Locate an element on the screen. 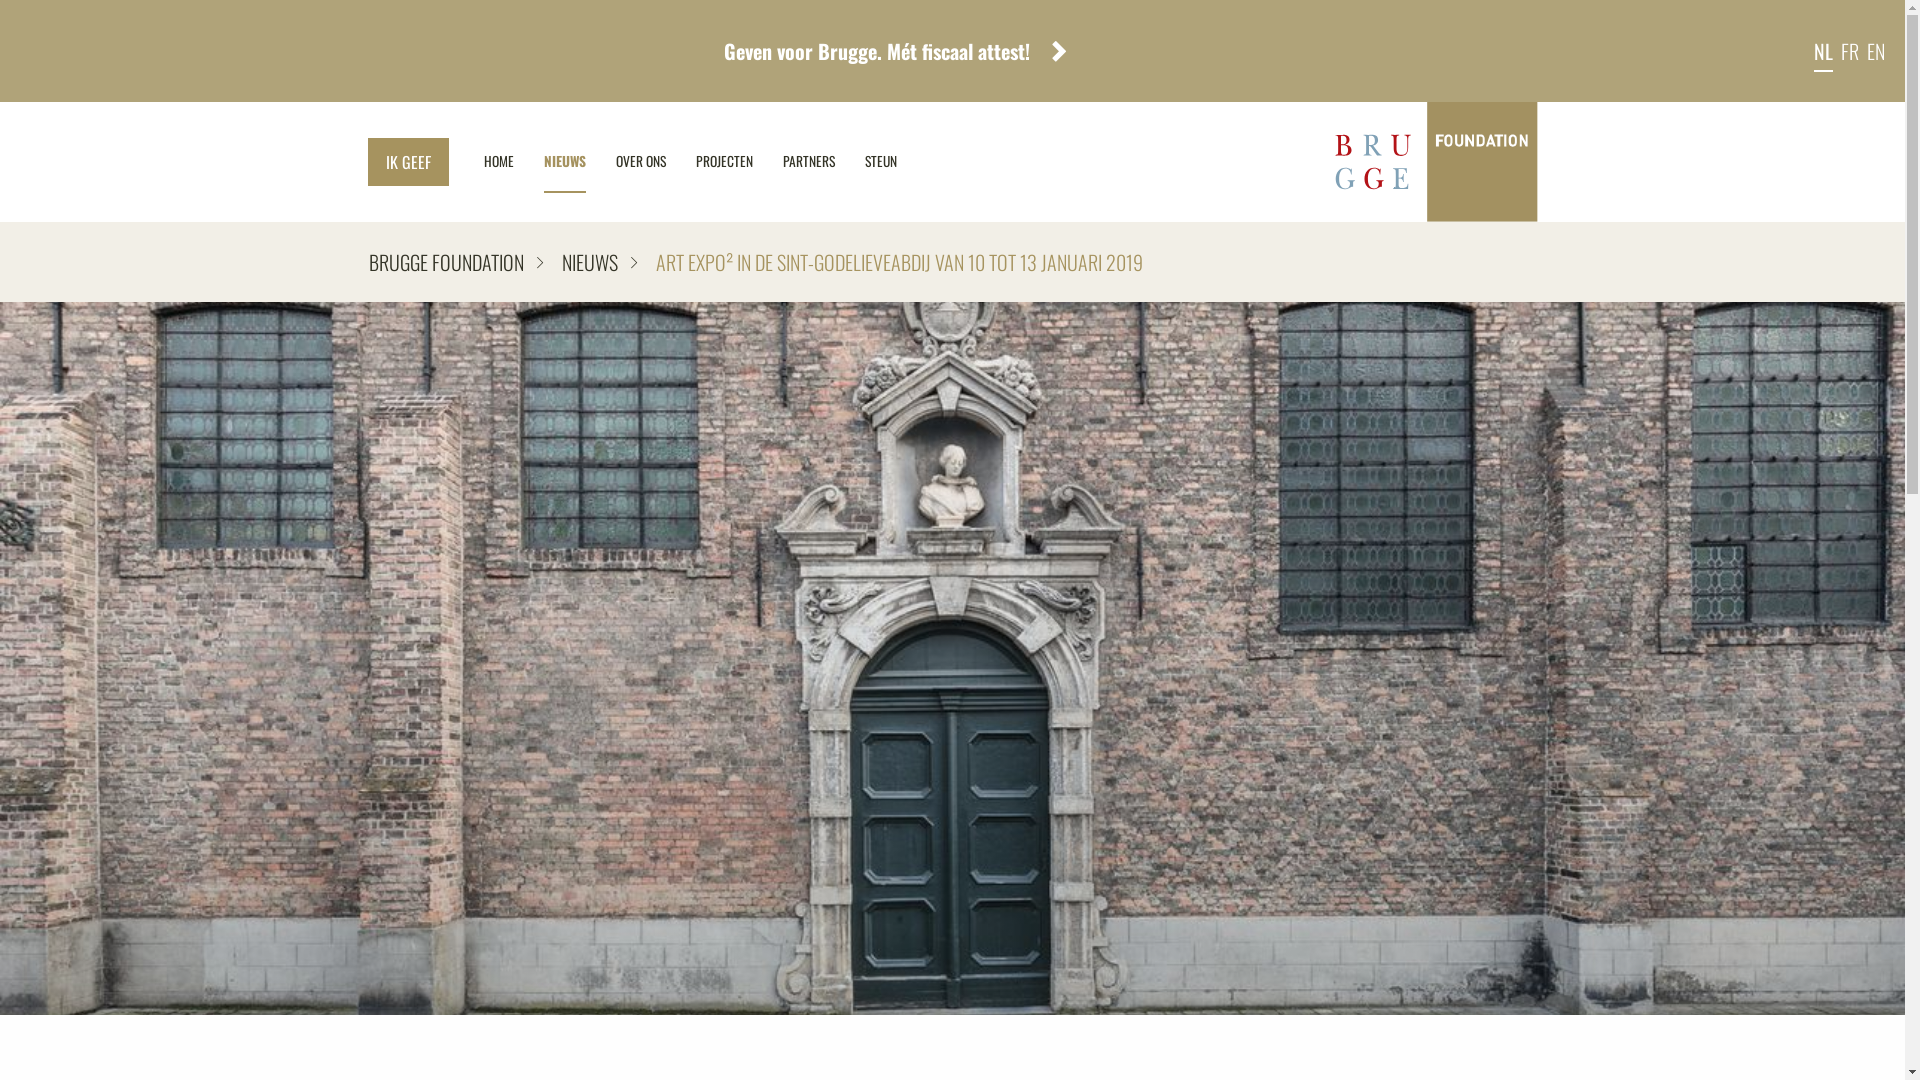 This screenshot has width=1920, height=1080. 'PROJECTEN' is located at coordinates (680, 161).